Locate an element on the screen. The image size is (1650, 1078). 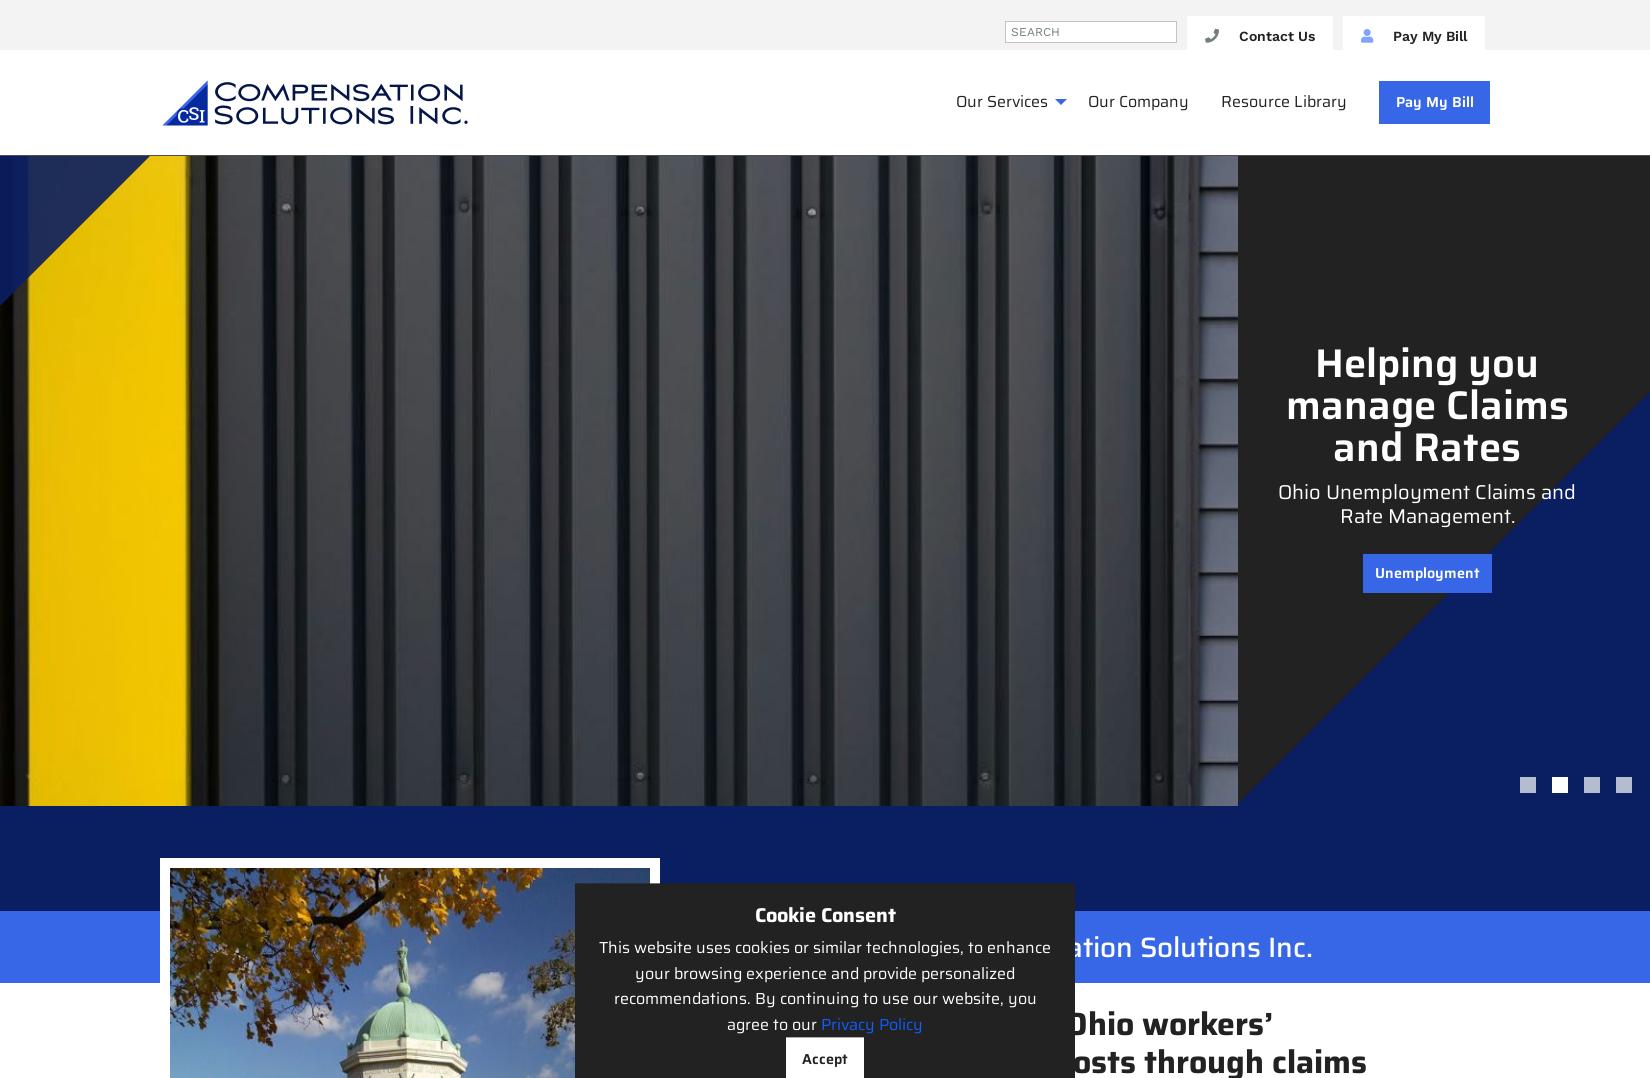
'Our Company' is located at coordinates (1138, 100).